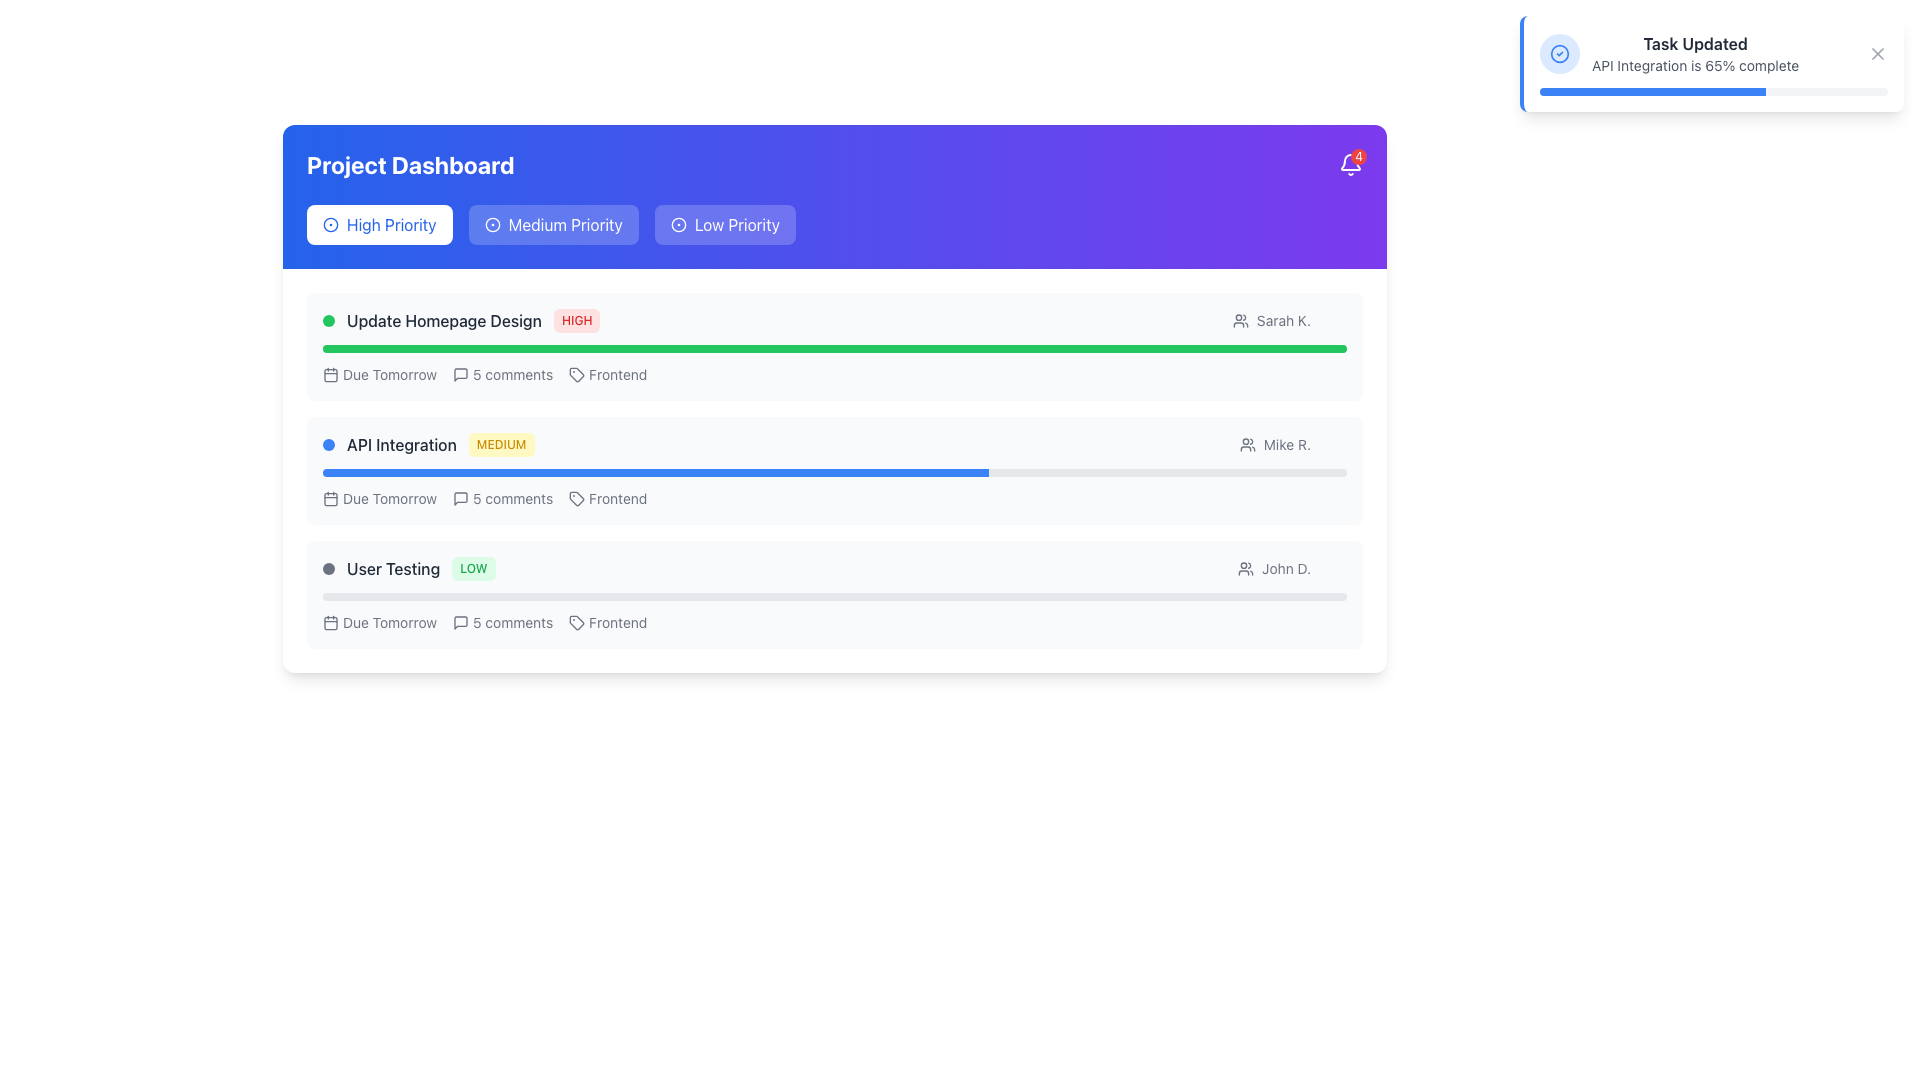  I want to click on the speech bubble-like icon located to the right of the '5 comments' label for the 'Update Homepage Design' task, so click(460, 374).